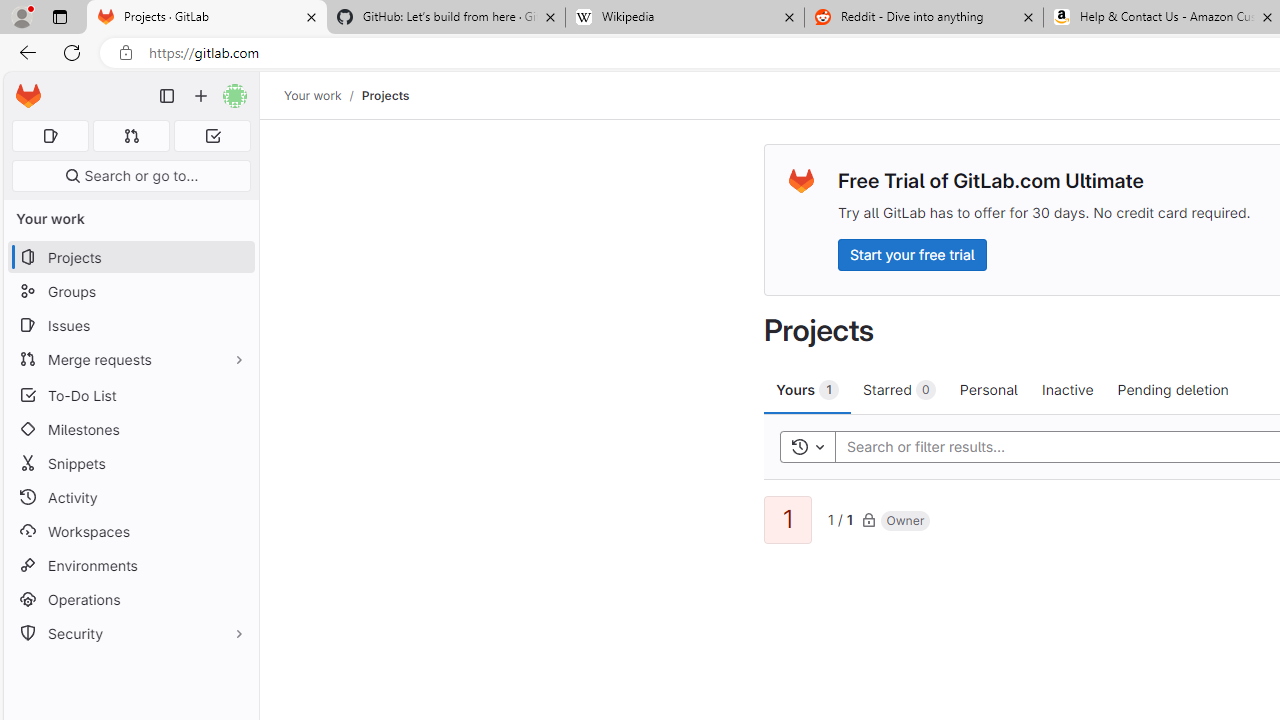  I want to click on 'Operations', so click(130, 598).